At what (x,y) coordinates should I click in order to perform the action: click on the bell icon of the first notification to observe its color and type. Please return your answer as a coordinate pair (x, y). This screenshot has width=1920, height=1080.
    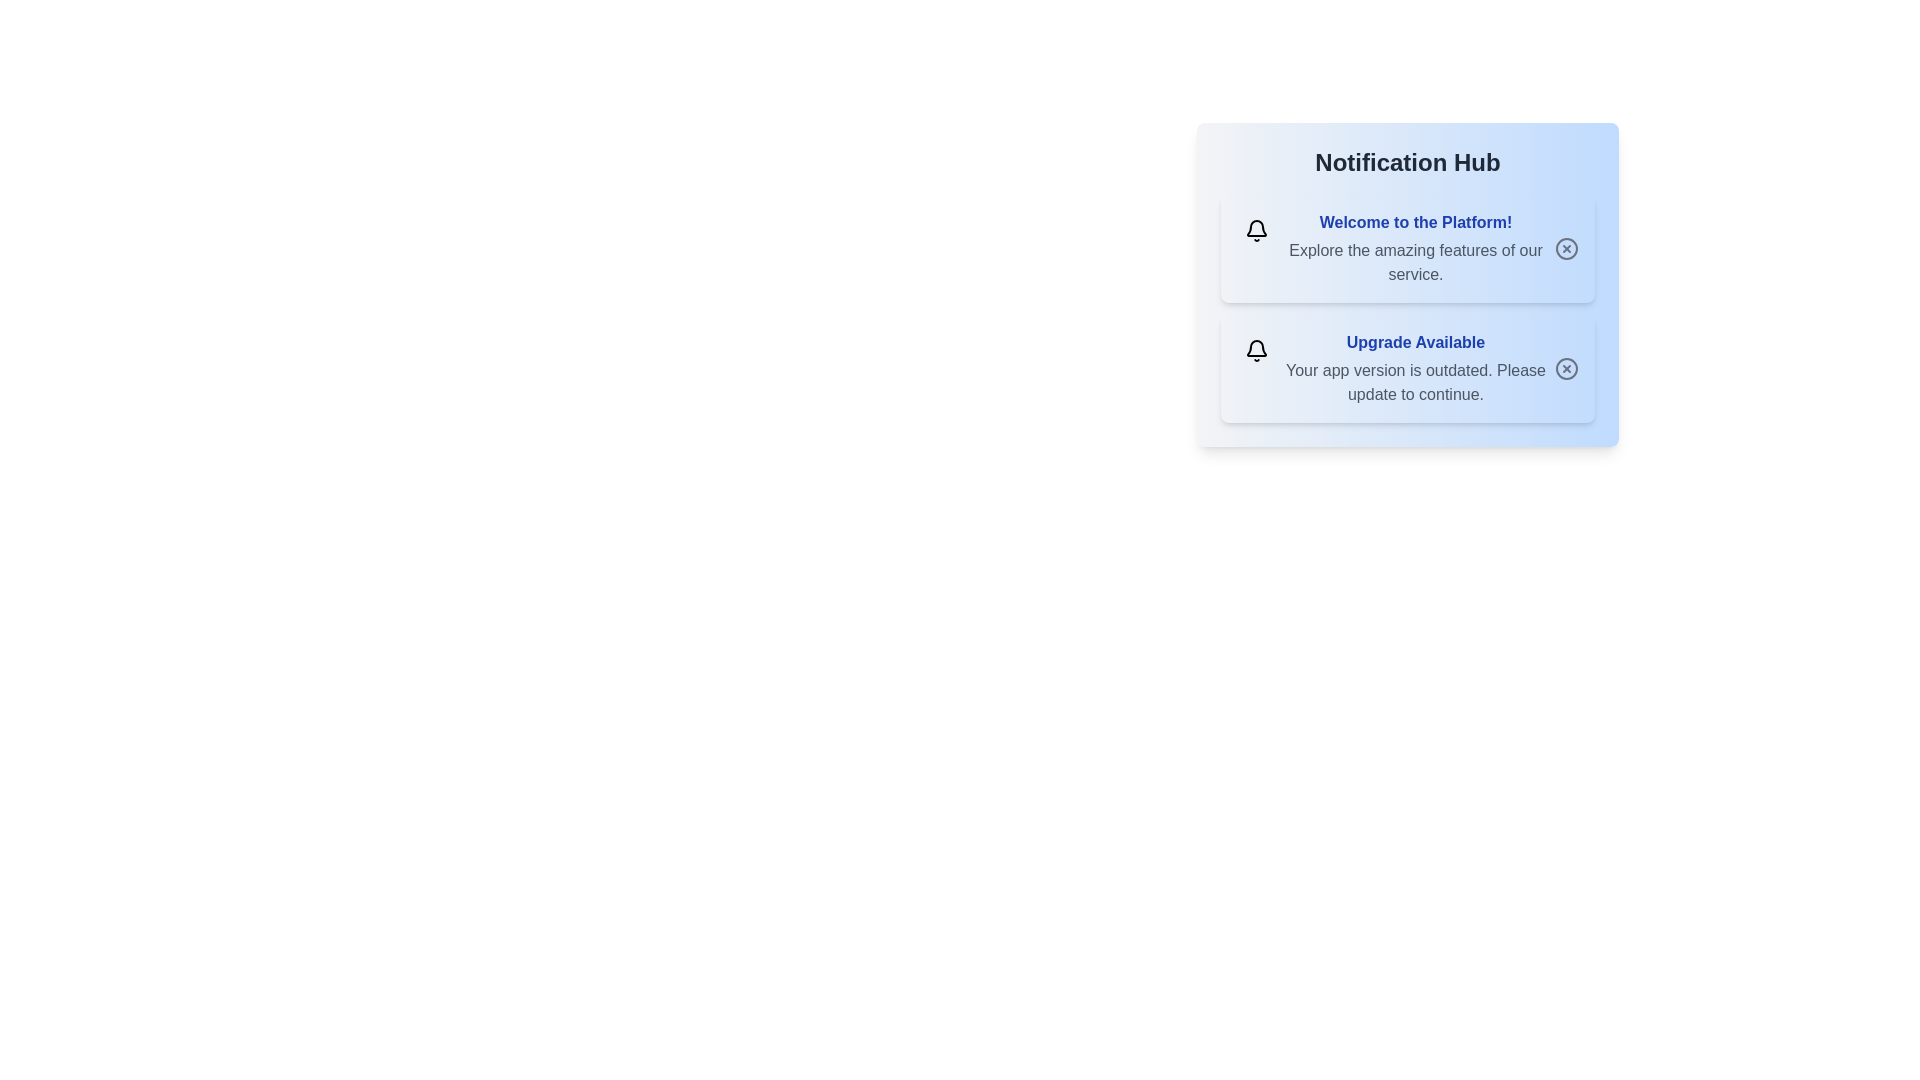
    Looking at the image, I should click on (1256, 230).